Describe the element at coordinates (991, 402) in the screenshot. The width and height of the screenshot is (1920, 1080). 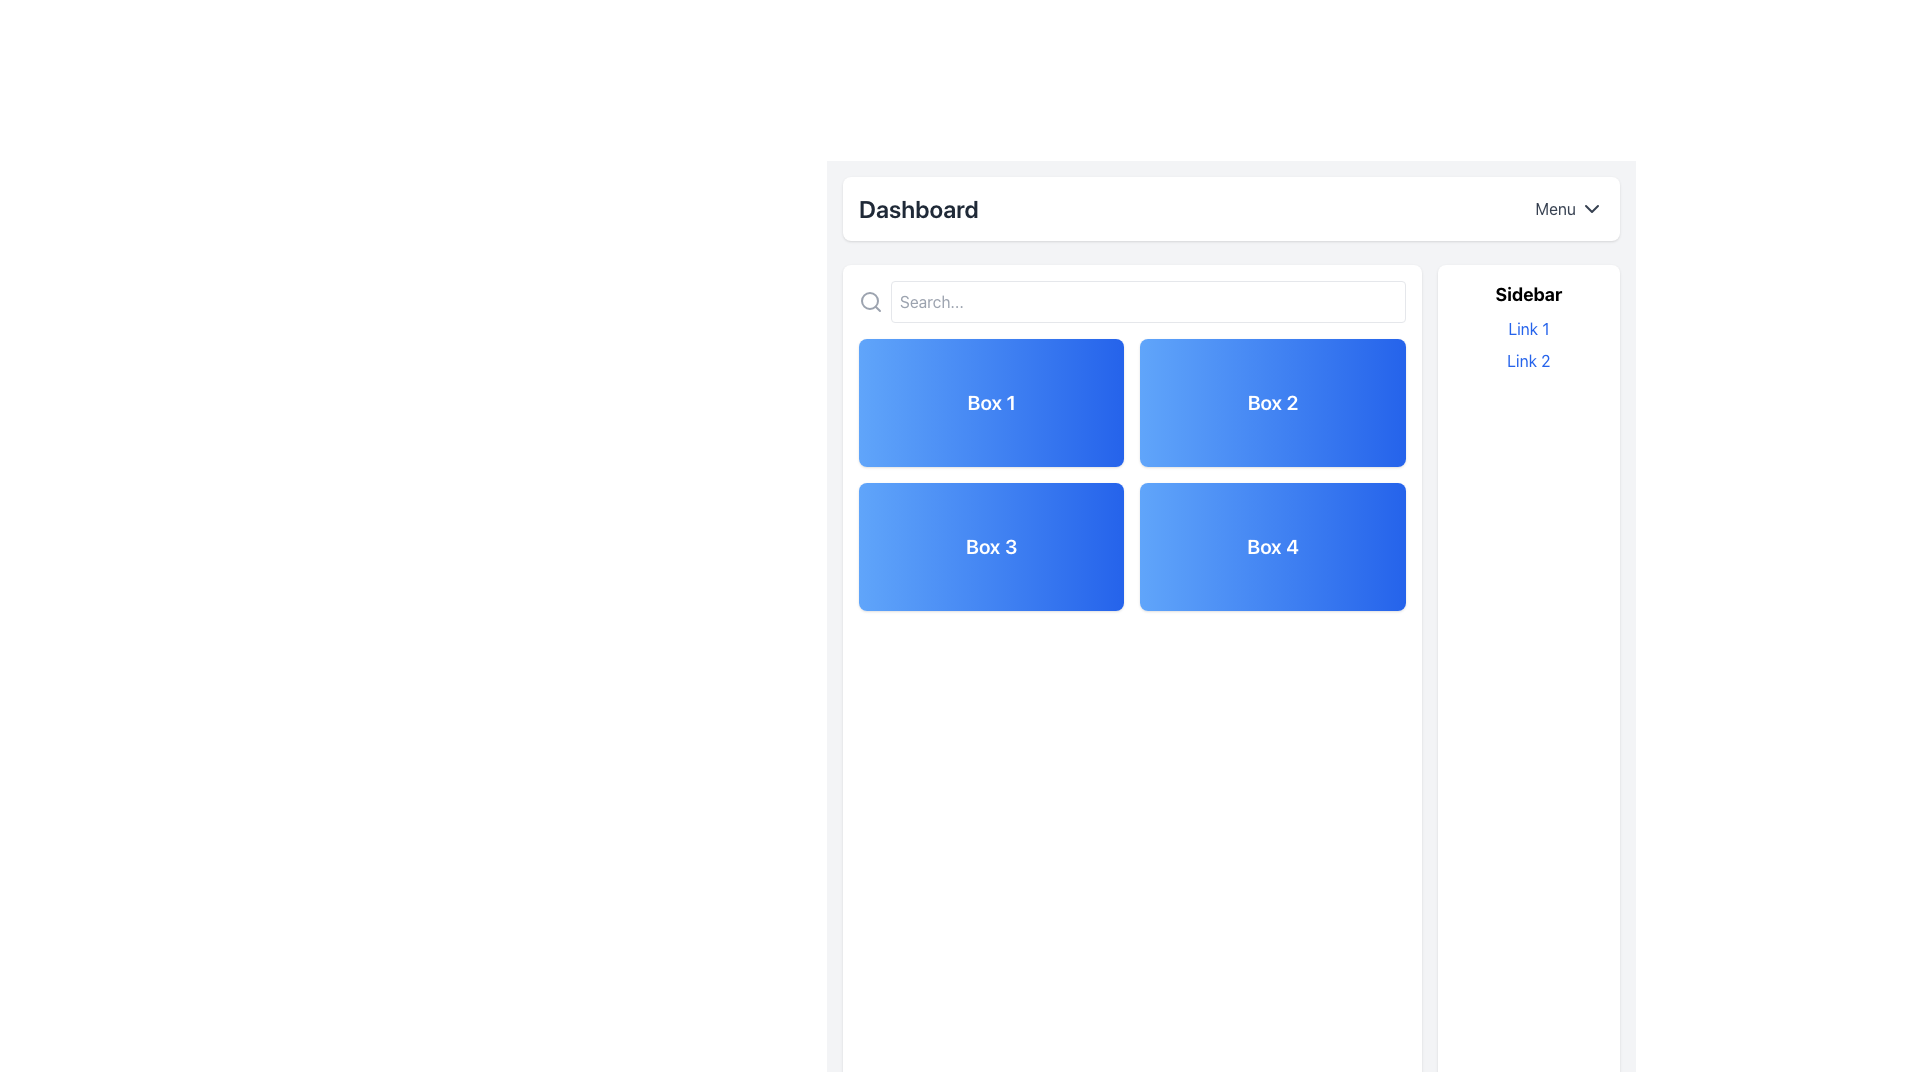
I see `the Static Display Box labeled 'Box 1', which is the top-left box in a 2x2 grid with a gradient background and rounded corners` at that location.